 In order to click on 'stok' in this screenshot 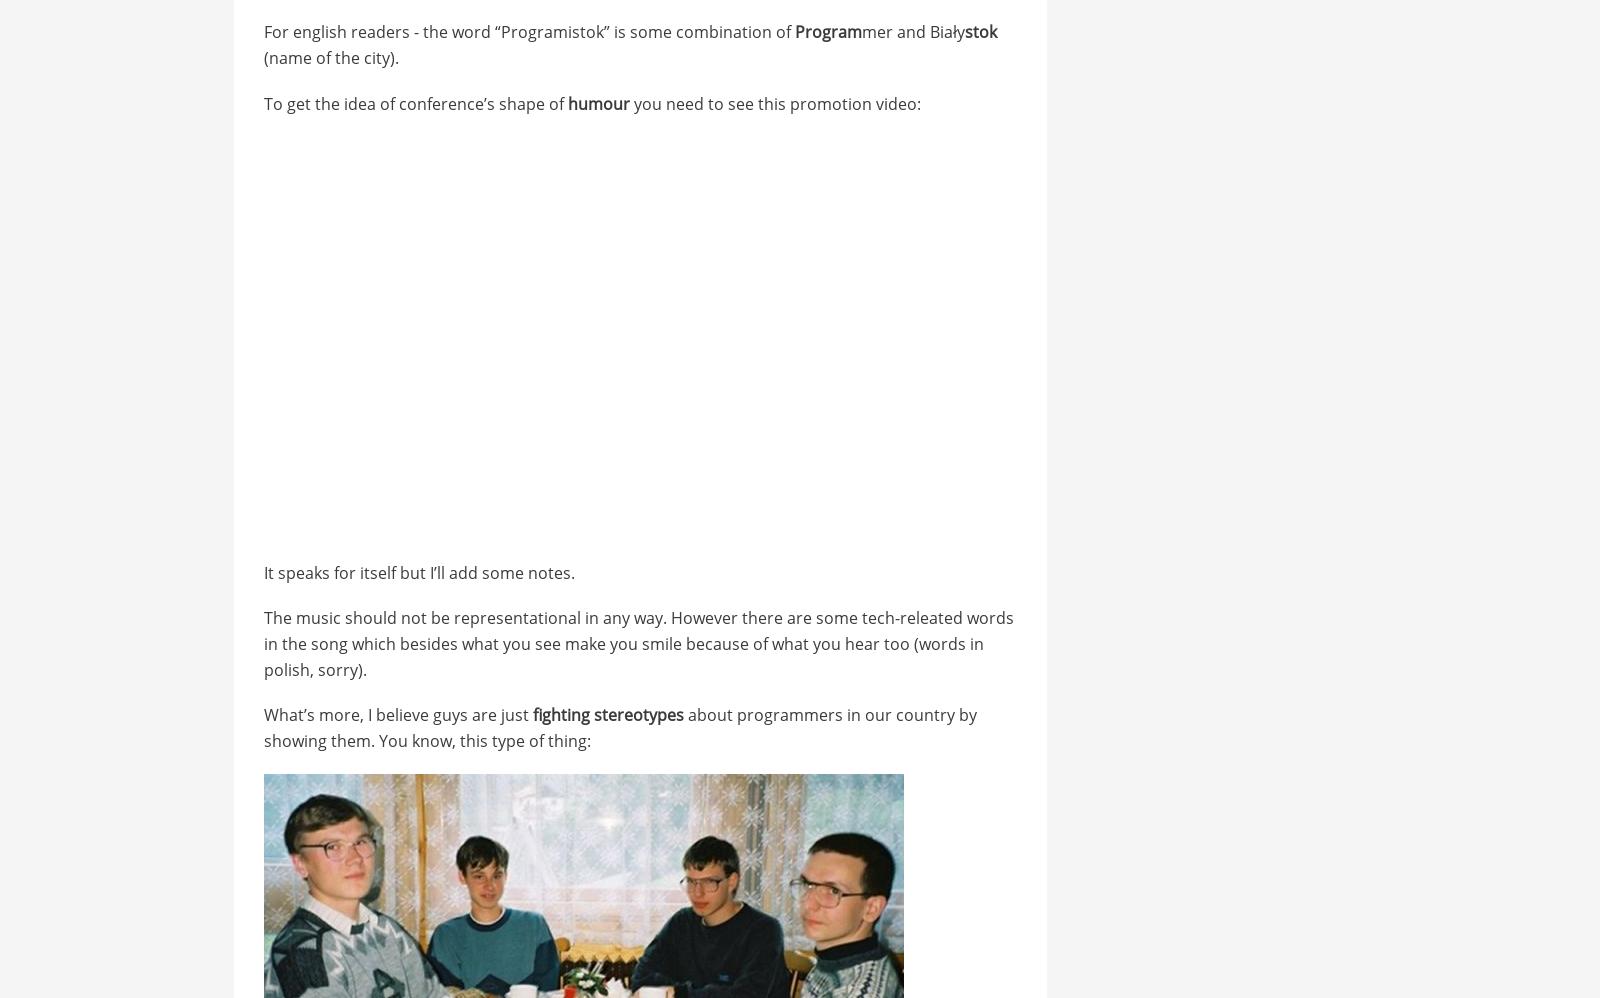, I will do `click(979, 32)`.